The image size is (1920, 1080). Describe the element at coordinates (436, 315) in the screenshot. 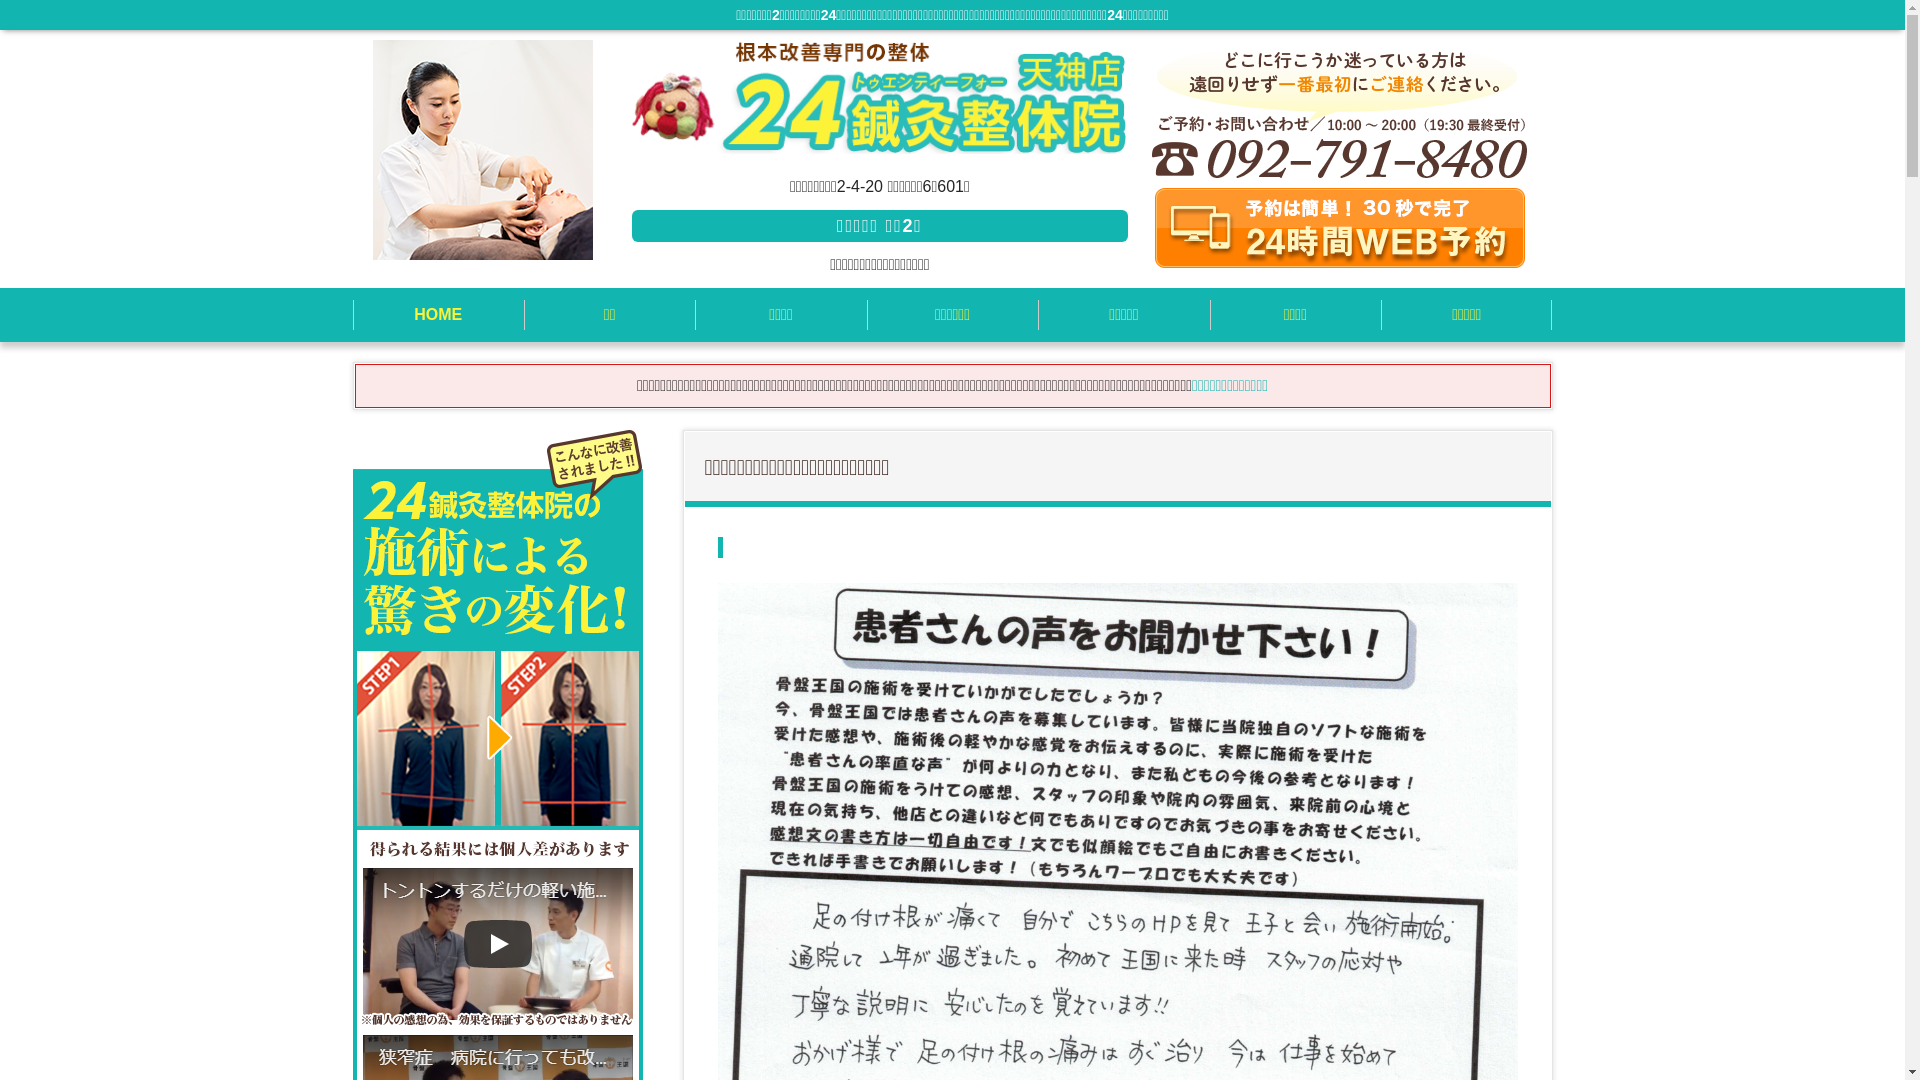

I see `'HOME'` at that location.